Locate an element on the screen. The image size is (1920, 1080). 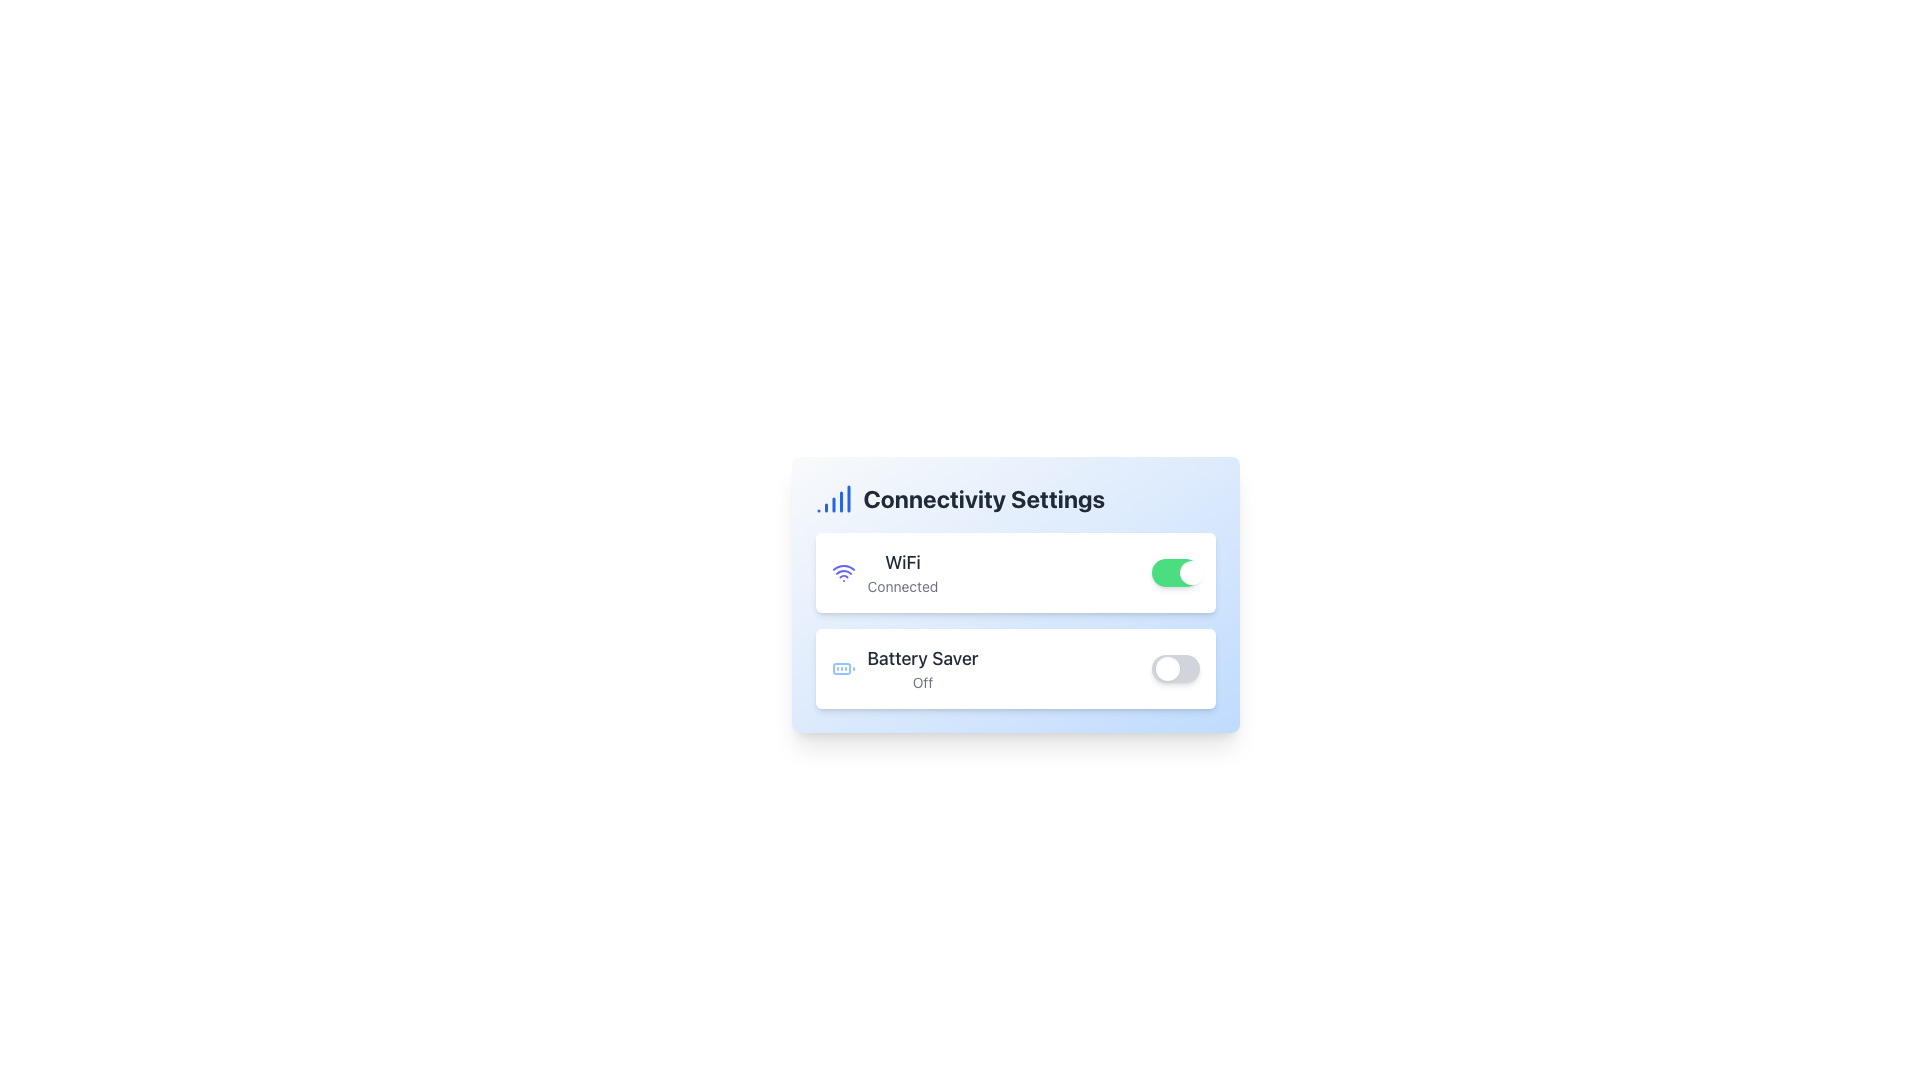
the WiFi connection status icon located to the left of the 'WiFi Connected' text in the 'Connectivity Settings' section is located at coordinates (843, 573).